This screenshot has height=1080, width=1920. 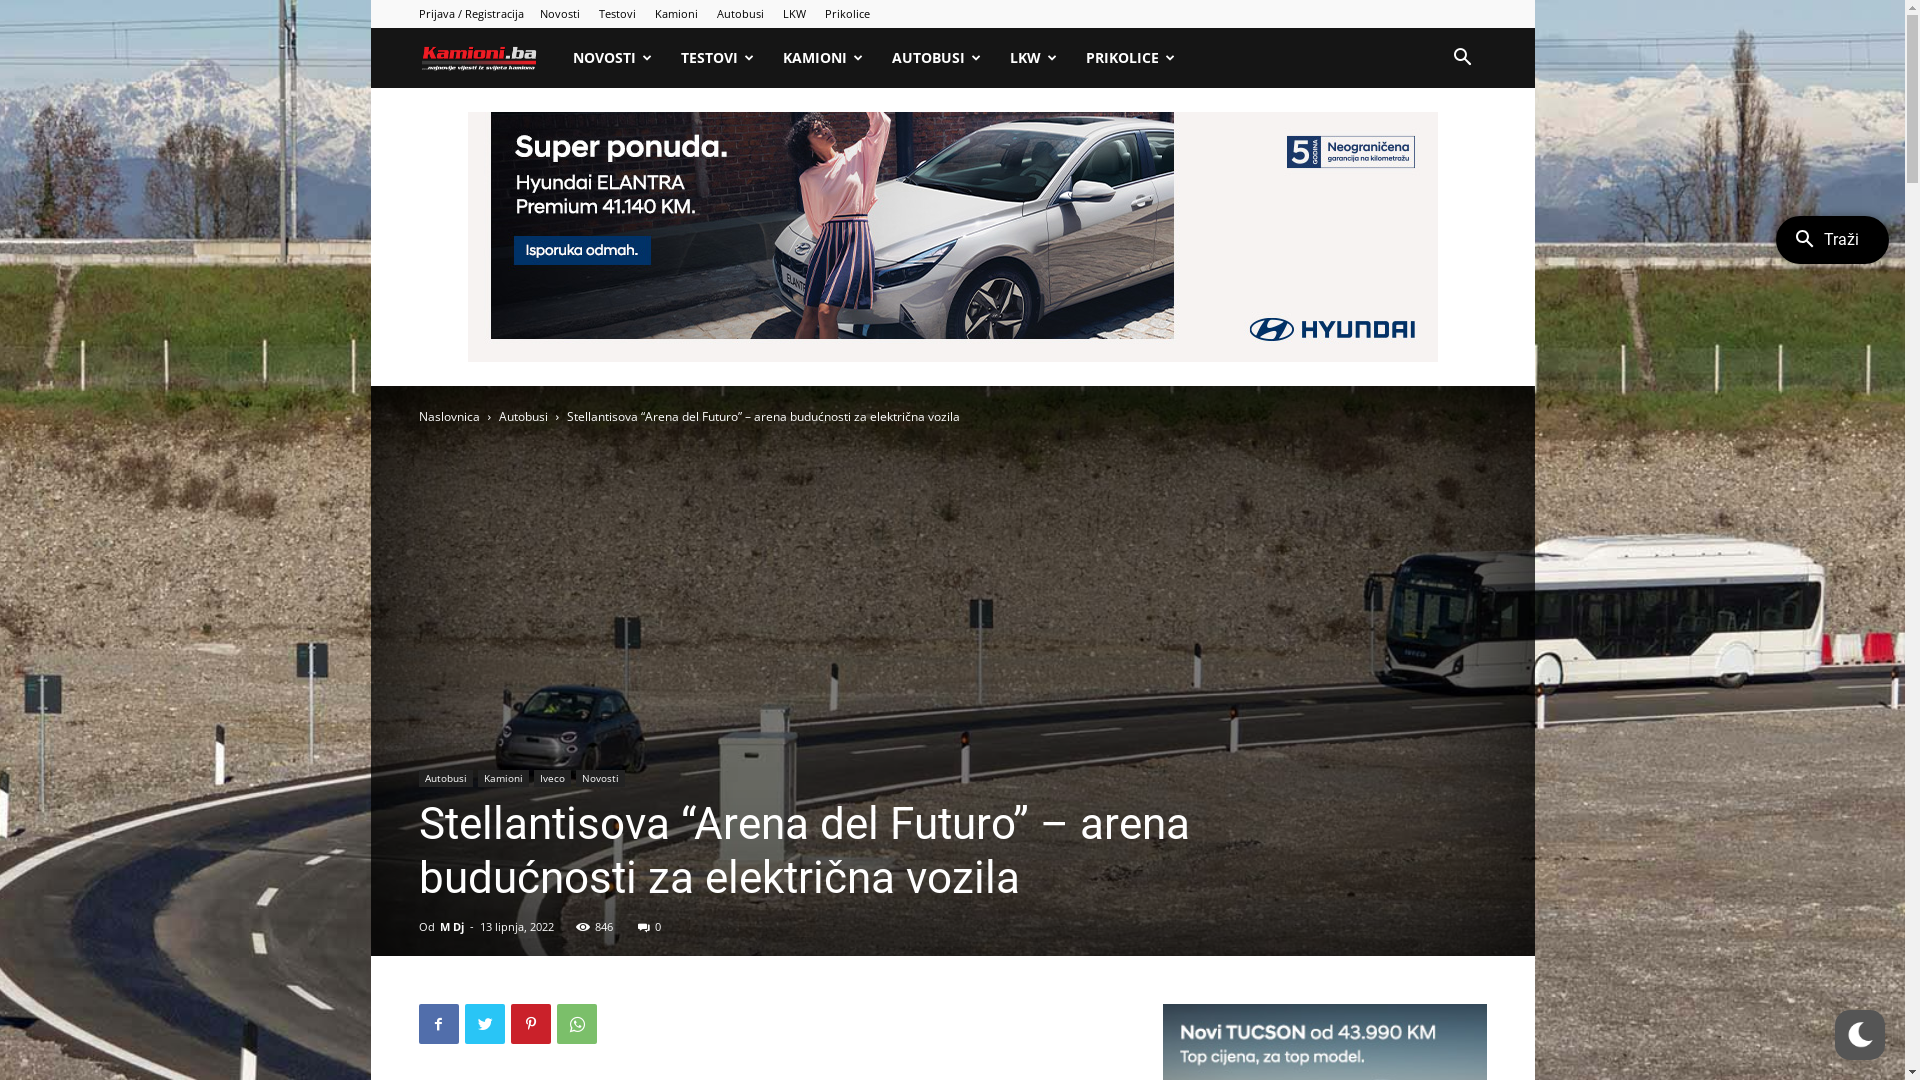 I want to click on 'LKW', so click(x=792, y=13).